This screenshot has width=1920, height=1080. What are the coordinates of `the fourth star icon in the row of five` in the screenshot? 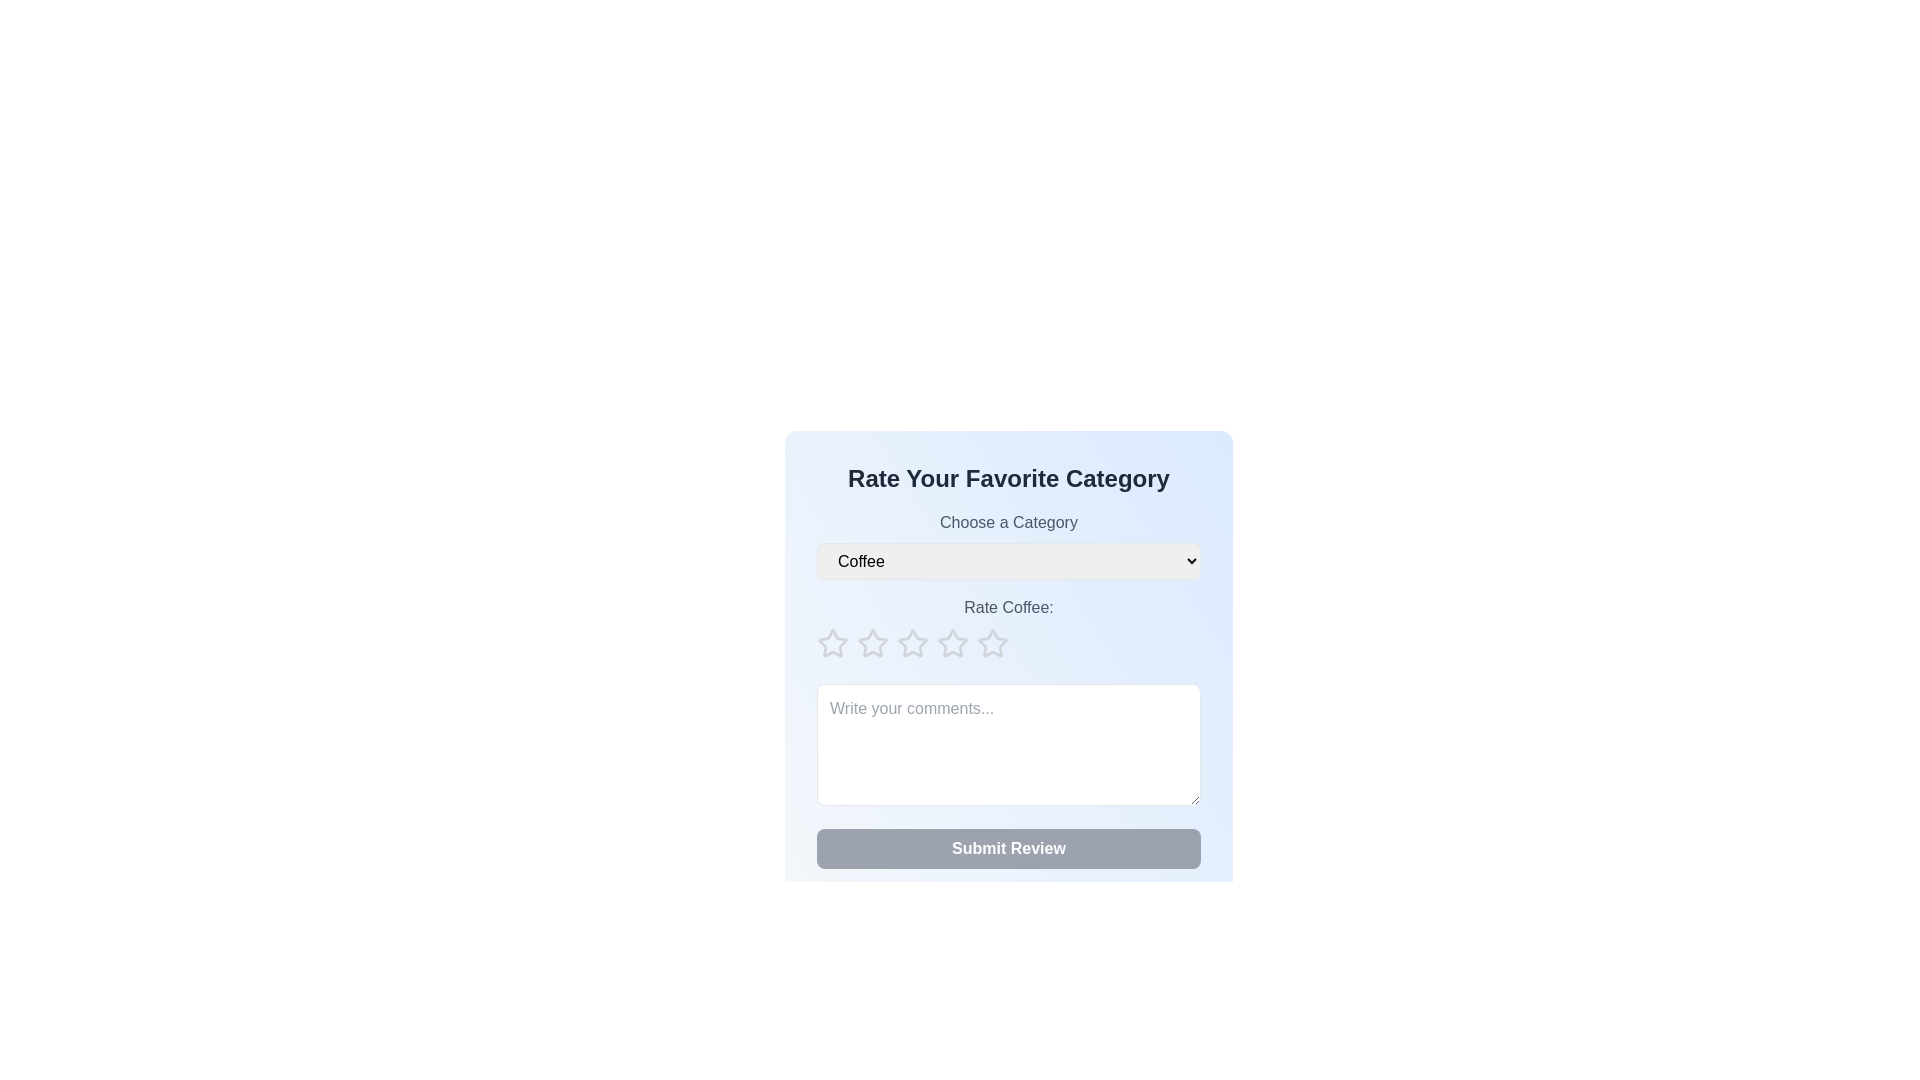 It's located at (992, 643).